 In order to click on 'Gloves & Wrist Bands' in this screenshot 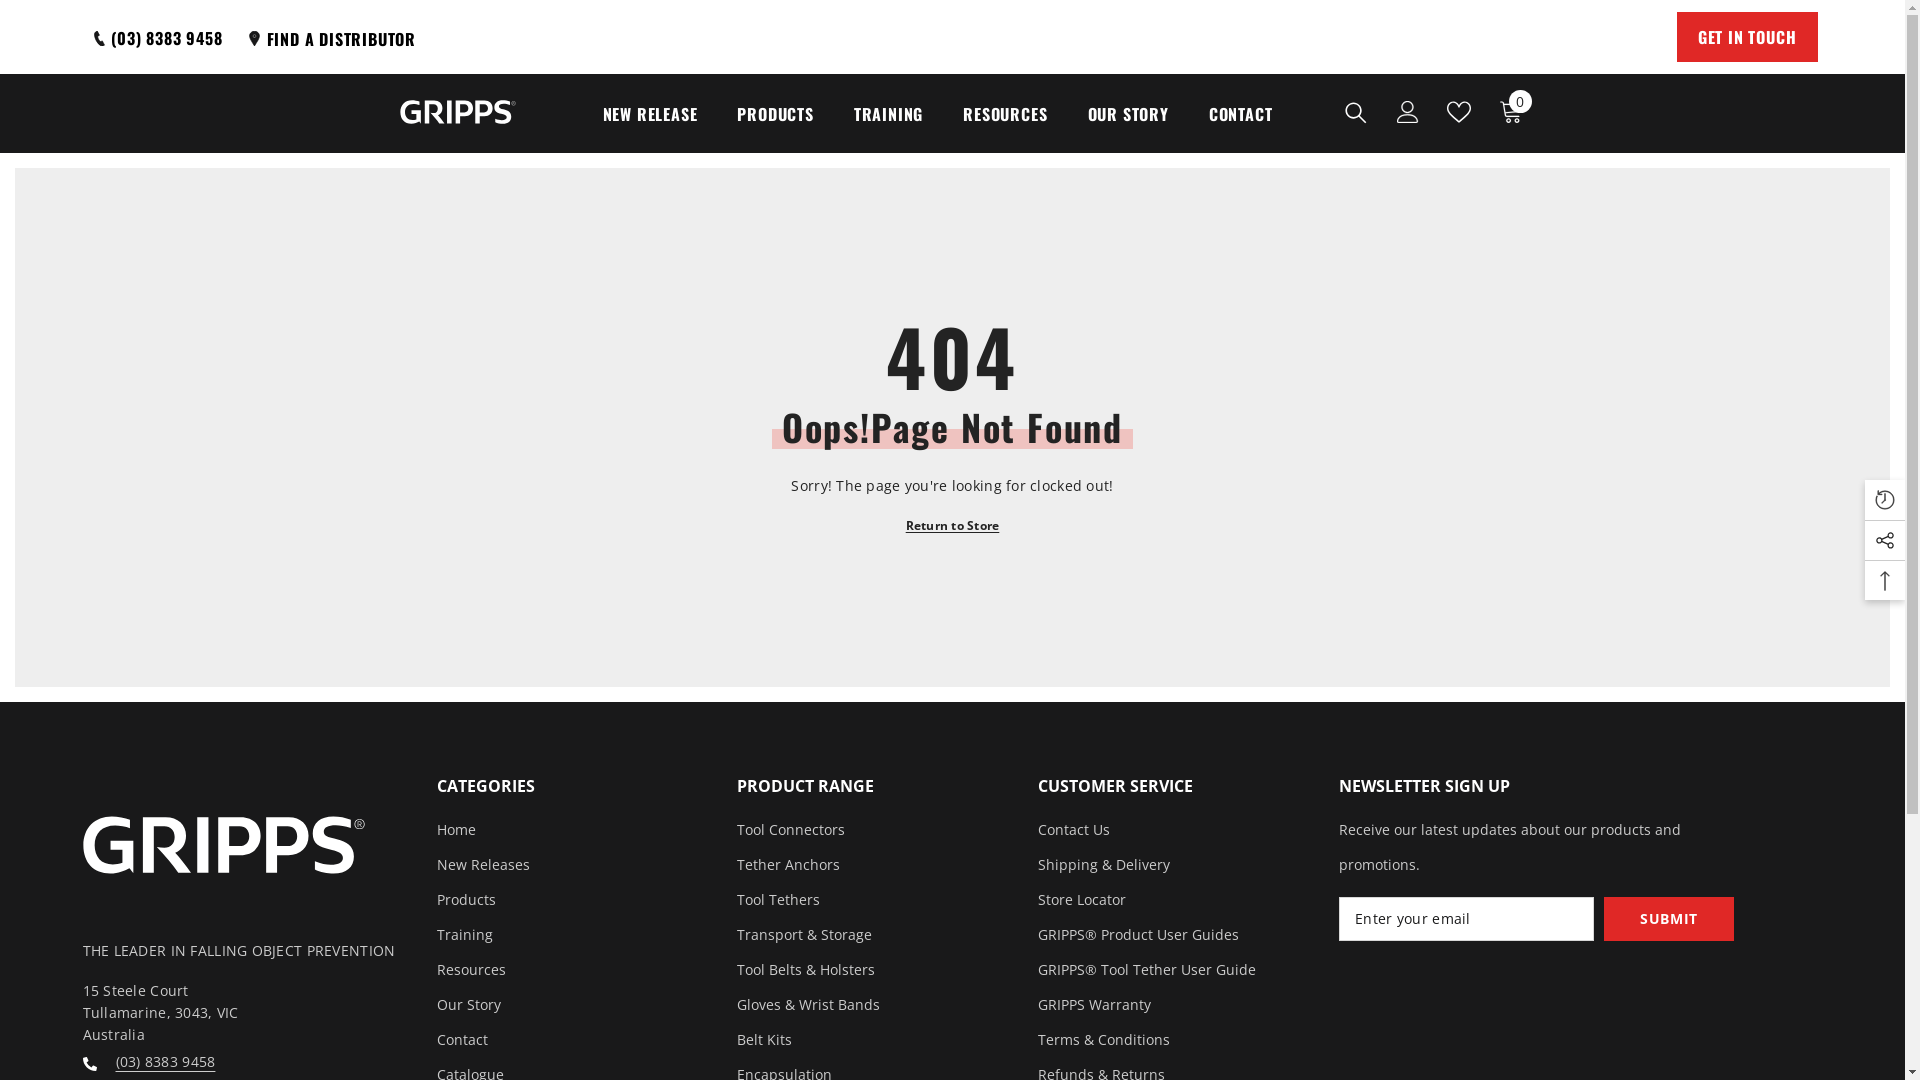, I will do `click(808, 1004)`.